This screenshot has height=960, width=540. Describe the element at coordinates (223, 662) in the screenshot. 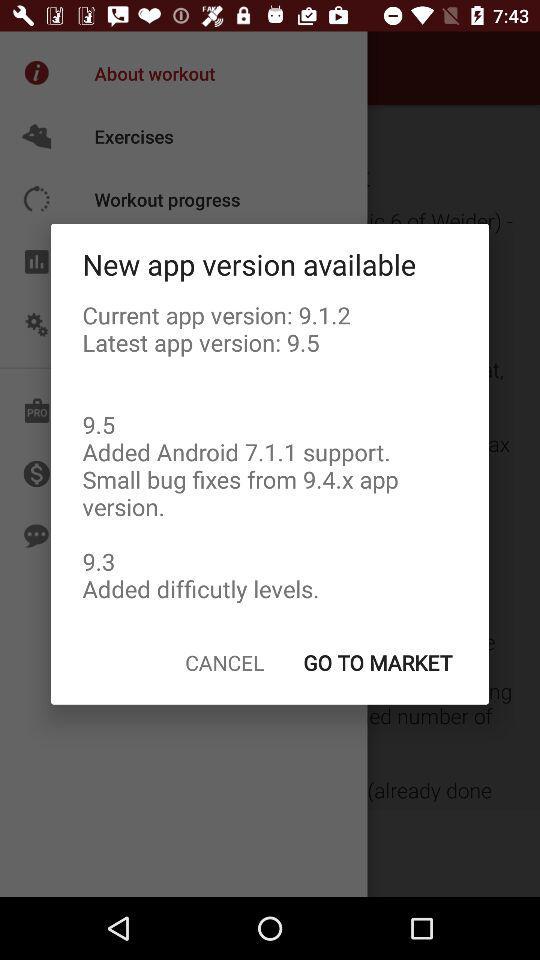

I see `item to the left of the go to market item` at that location.